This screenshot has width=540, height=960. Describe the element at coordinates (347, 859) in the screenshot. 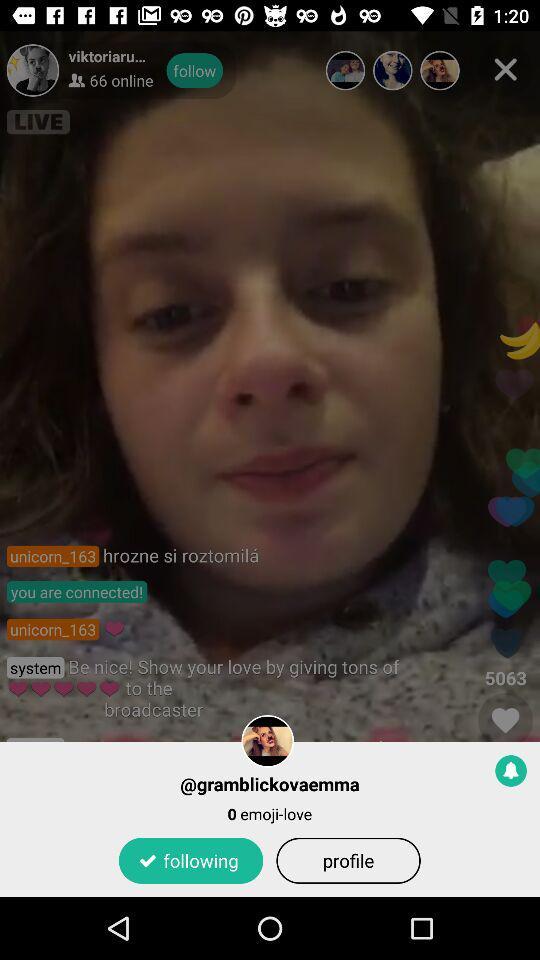

I see `the icon to the right of following item` at that location.